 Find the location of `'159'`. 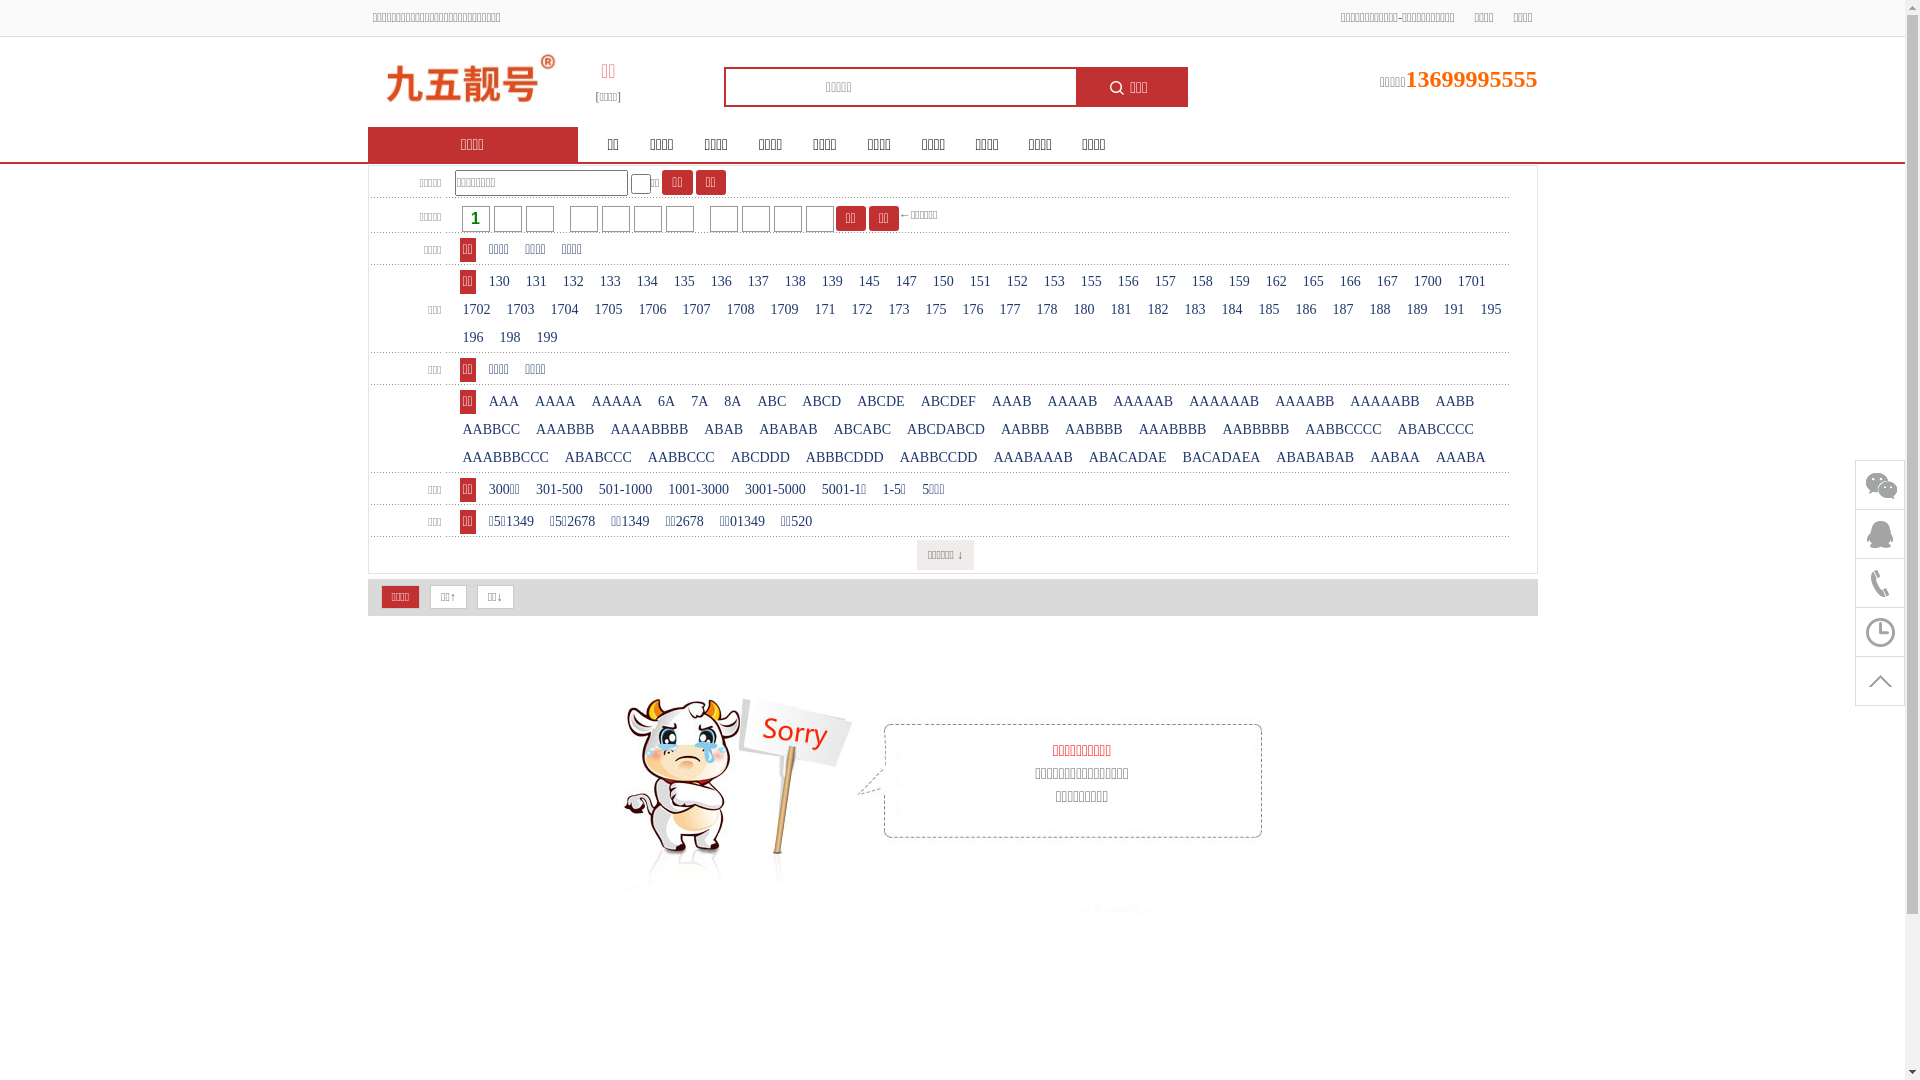

'159' is located at coordinates (1224, 281).